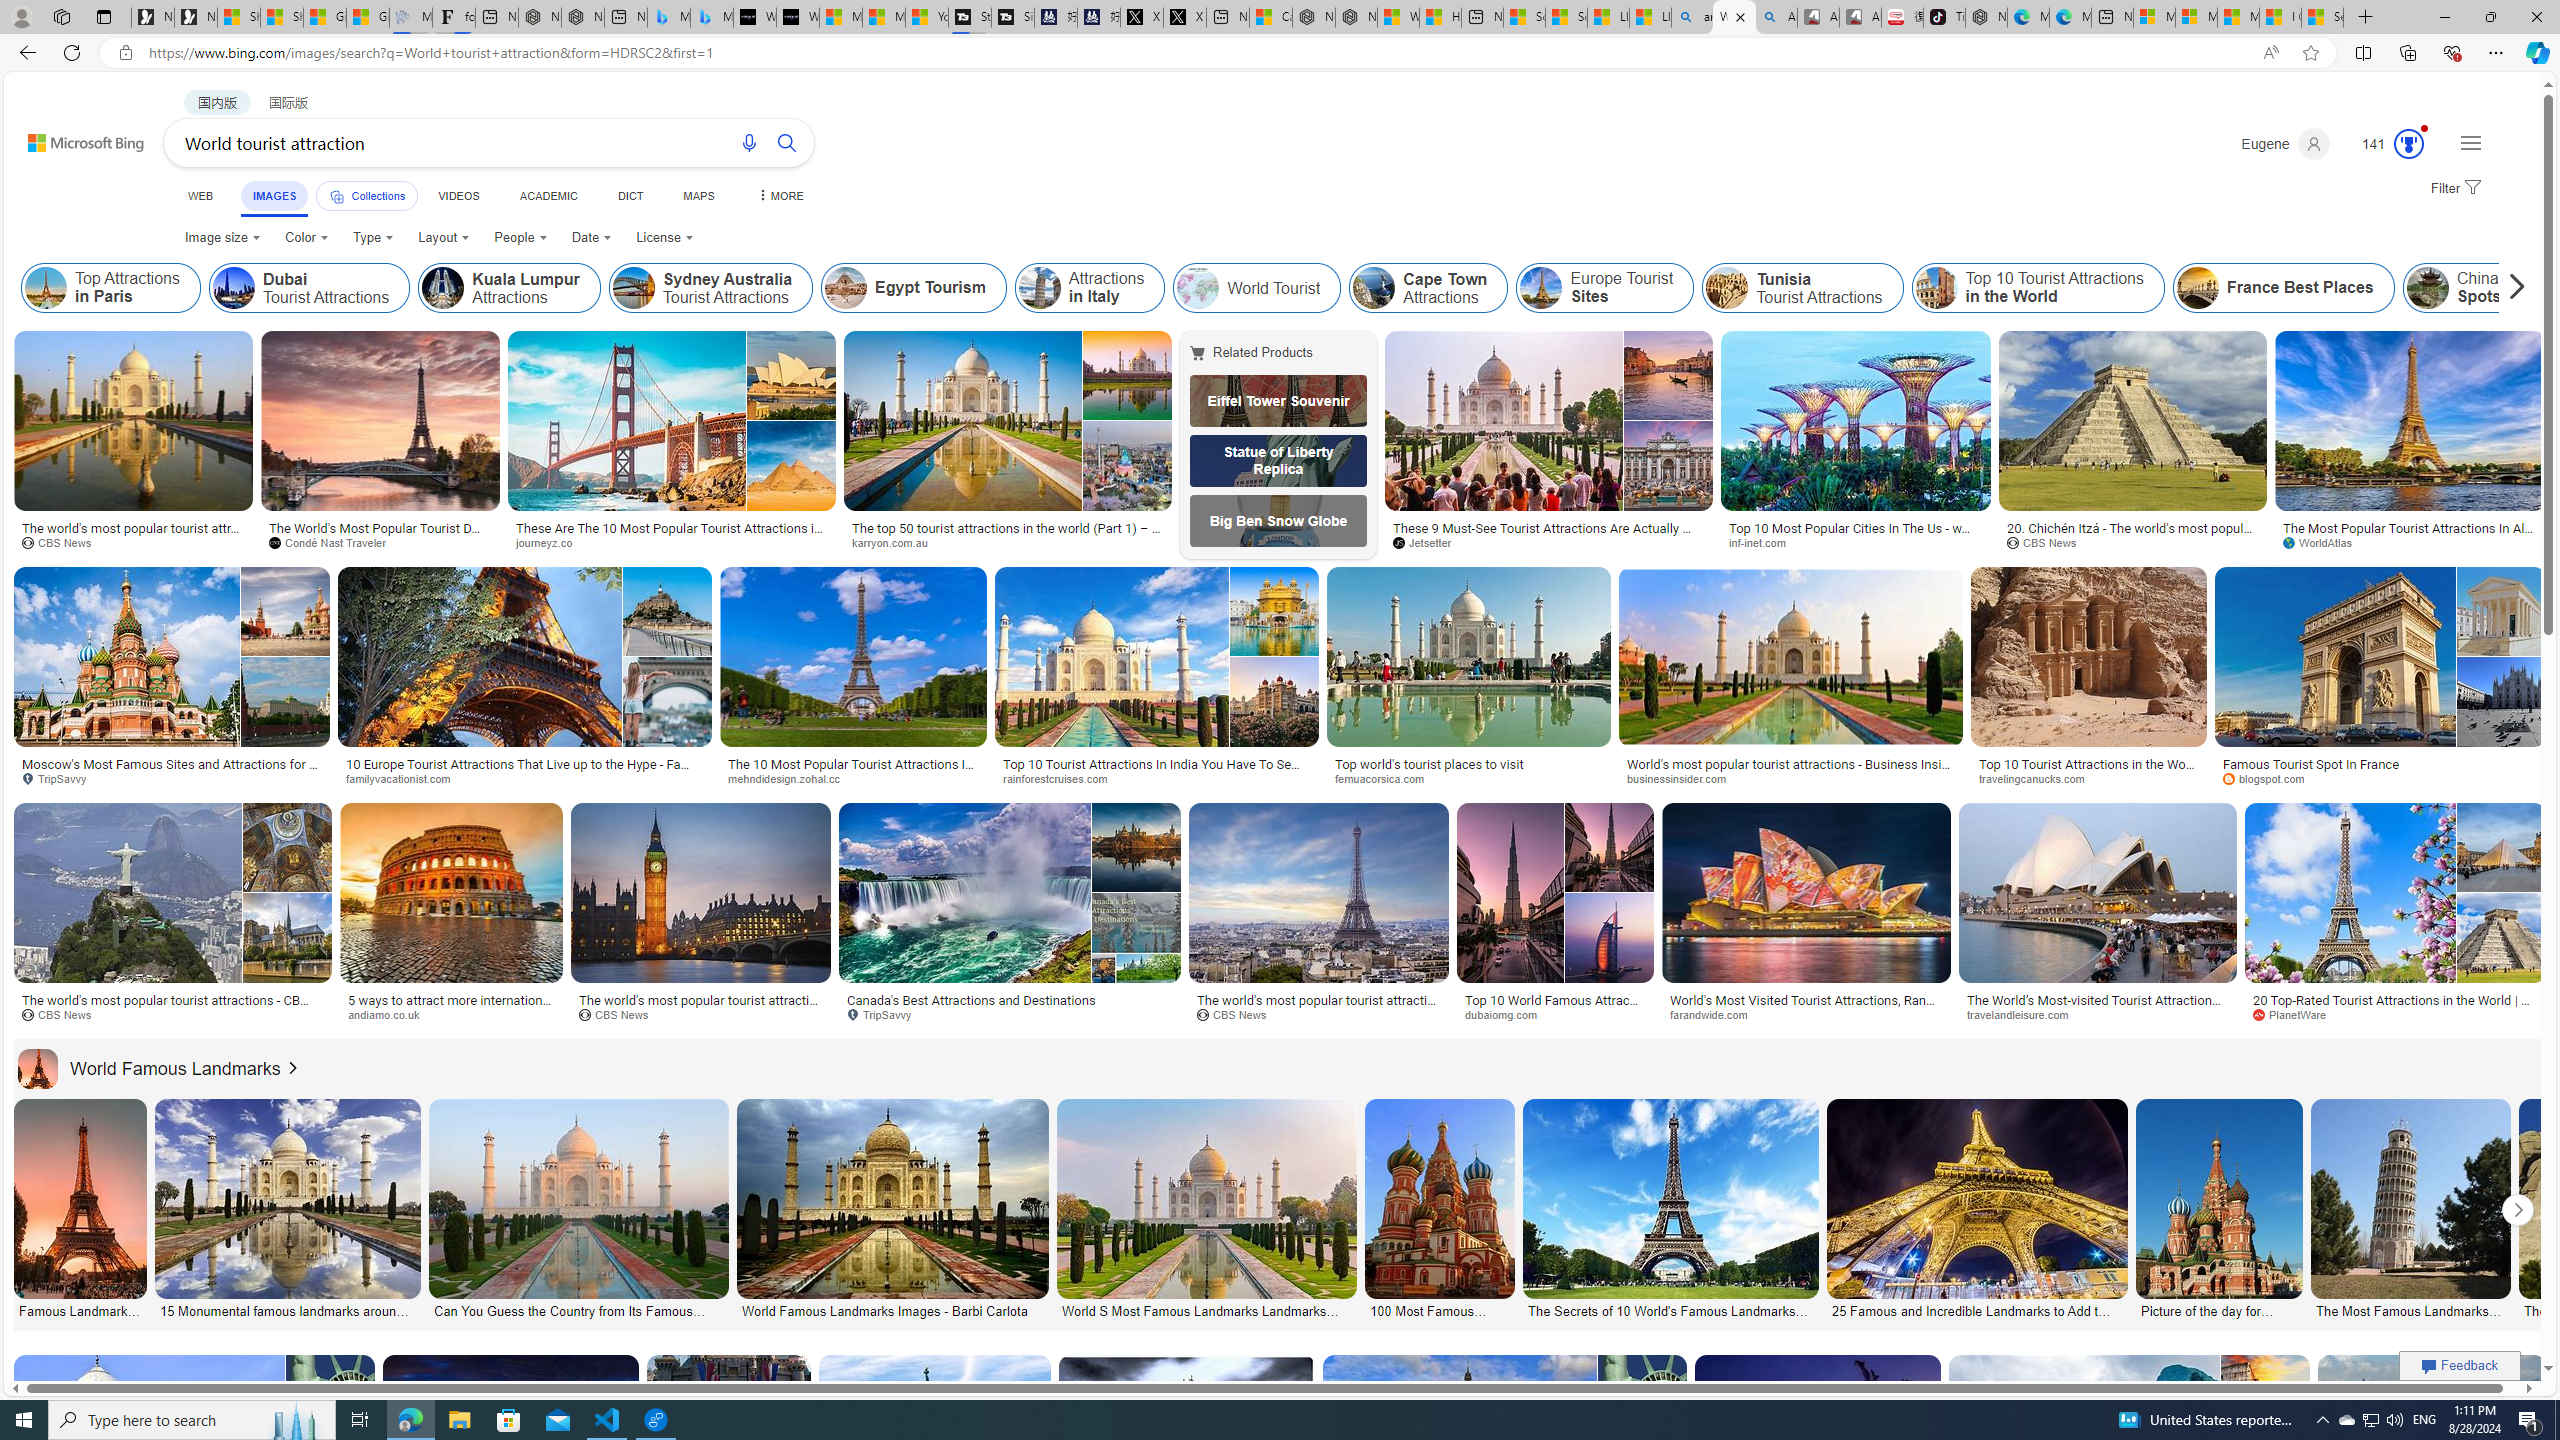  What do you see at coordinates (2511, 287) in the screenshot?
I see `'Scroll right'` at bounding box center [2511, 287].